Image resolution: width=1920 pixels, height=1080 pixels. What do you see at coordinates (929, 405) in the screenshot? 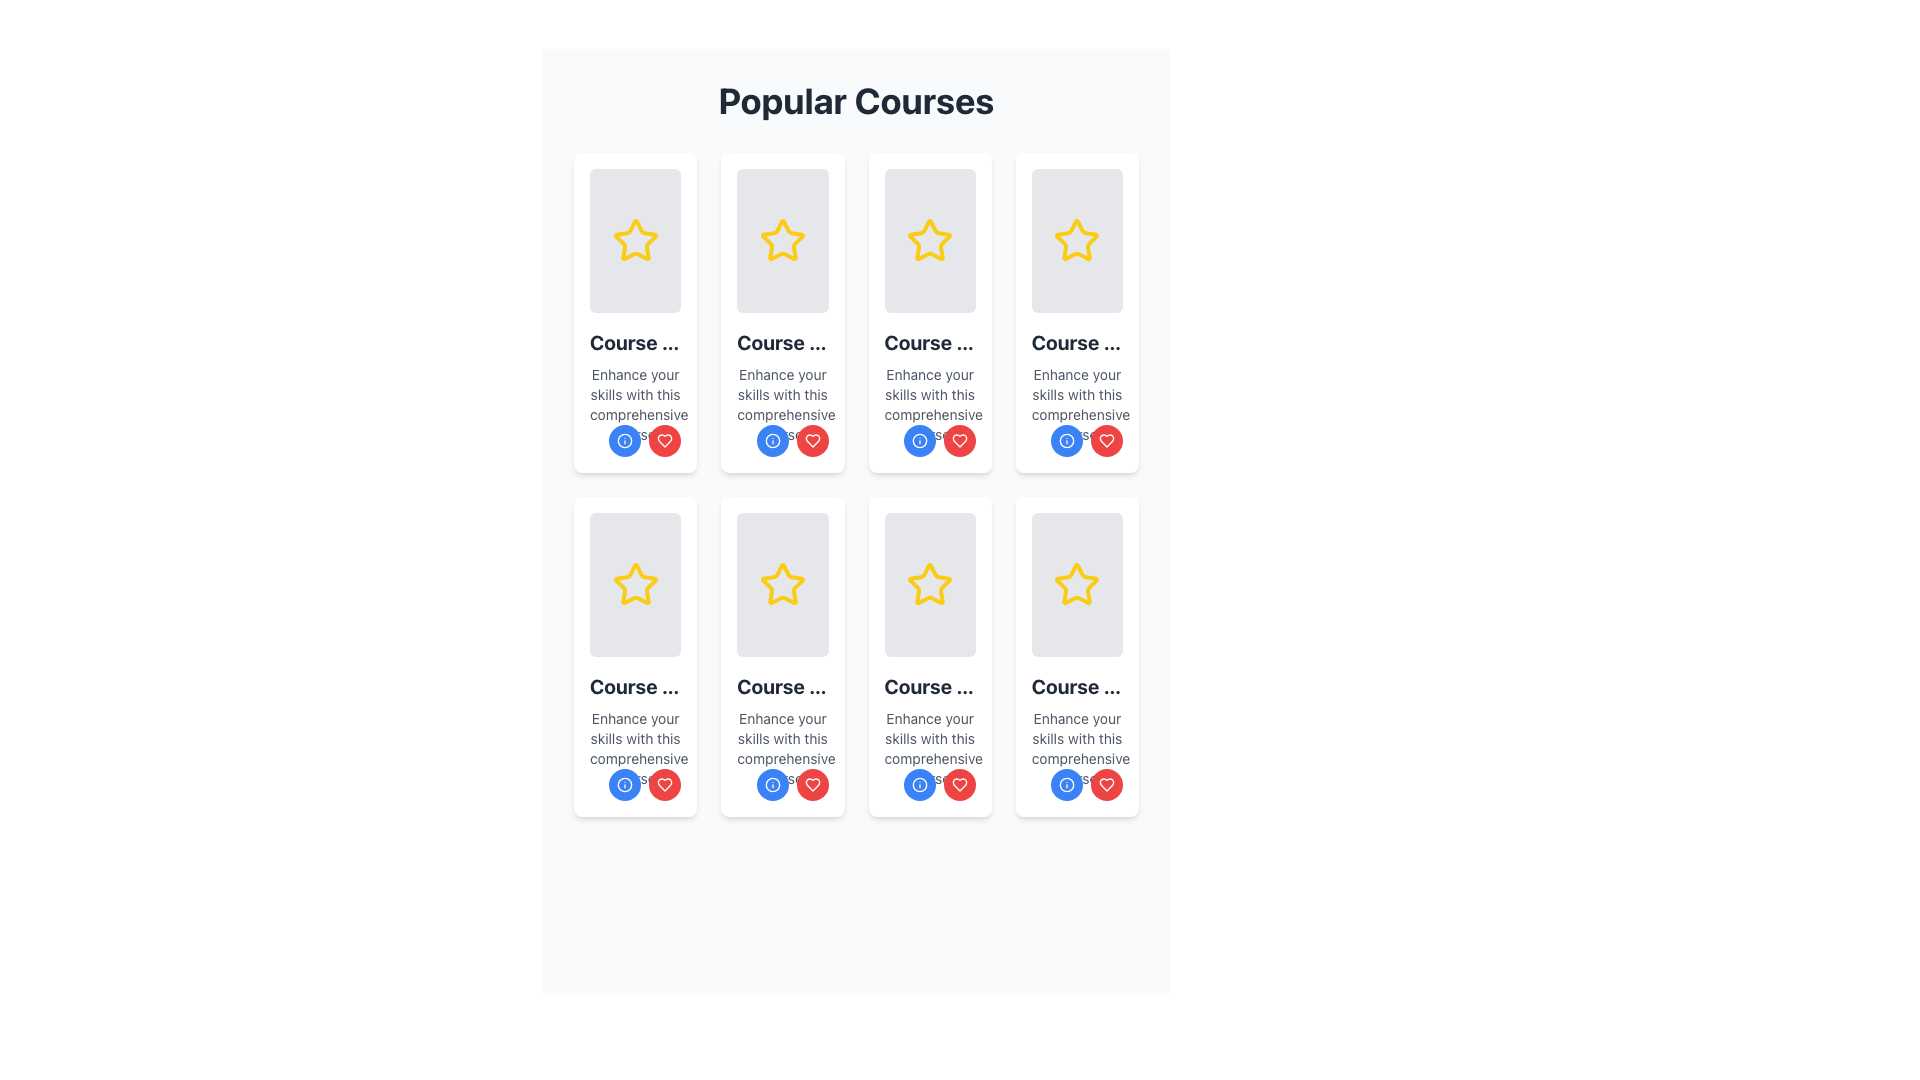
I see `text element that contains the description 'Enhance your skills with this comprehensive course.' located under 'Course Title 3' in the third card of the course card grid` at bounding box center [929, 405].